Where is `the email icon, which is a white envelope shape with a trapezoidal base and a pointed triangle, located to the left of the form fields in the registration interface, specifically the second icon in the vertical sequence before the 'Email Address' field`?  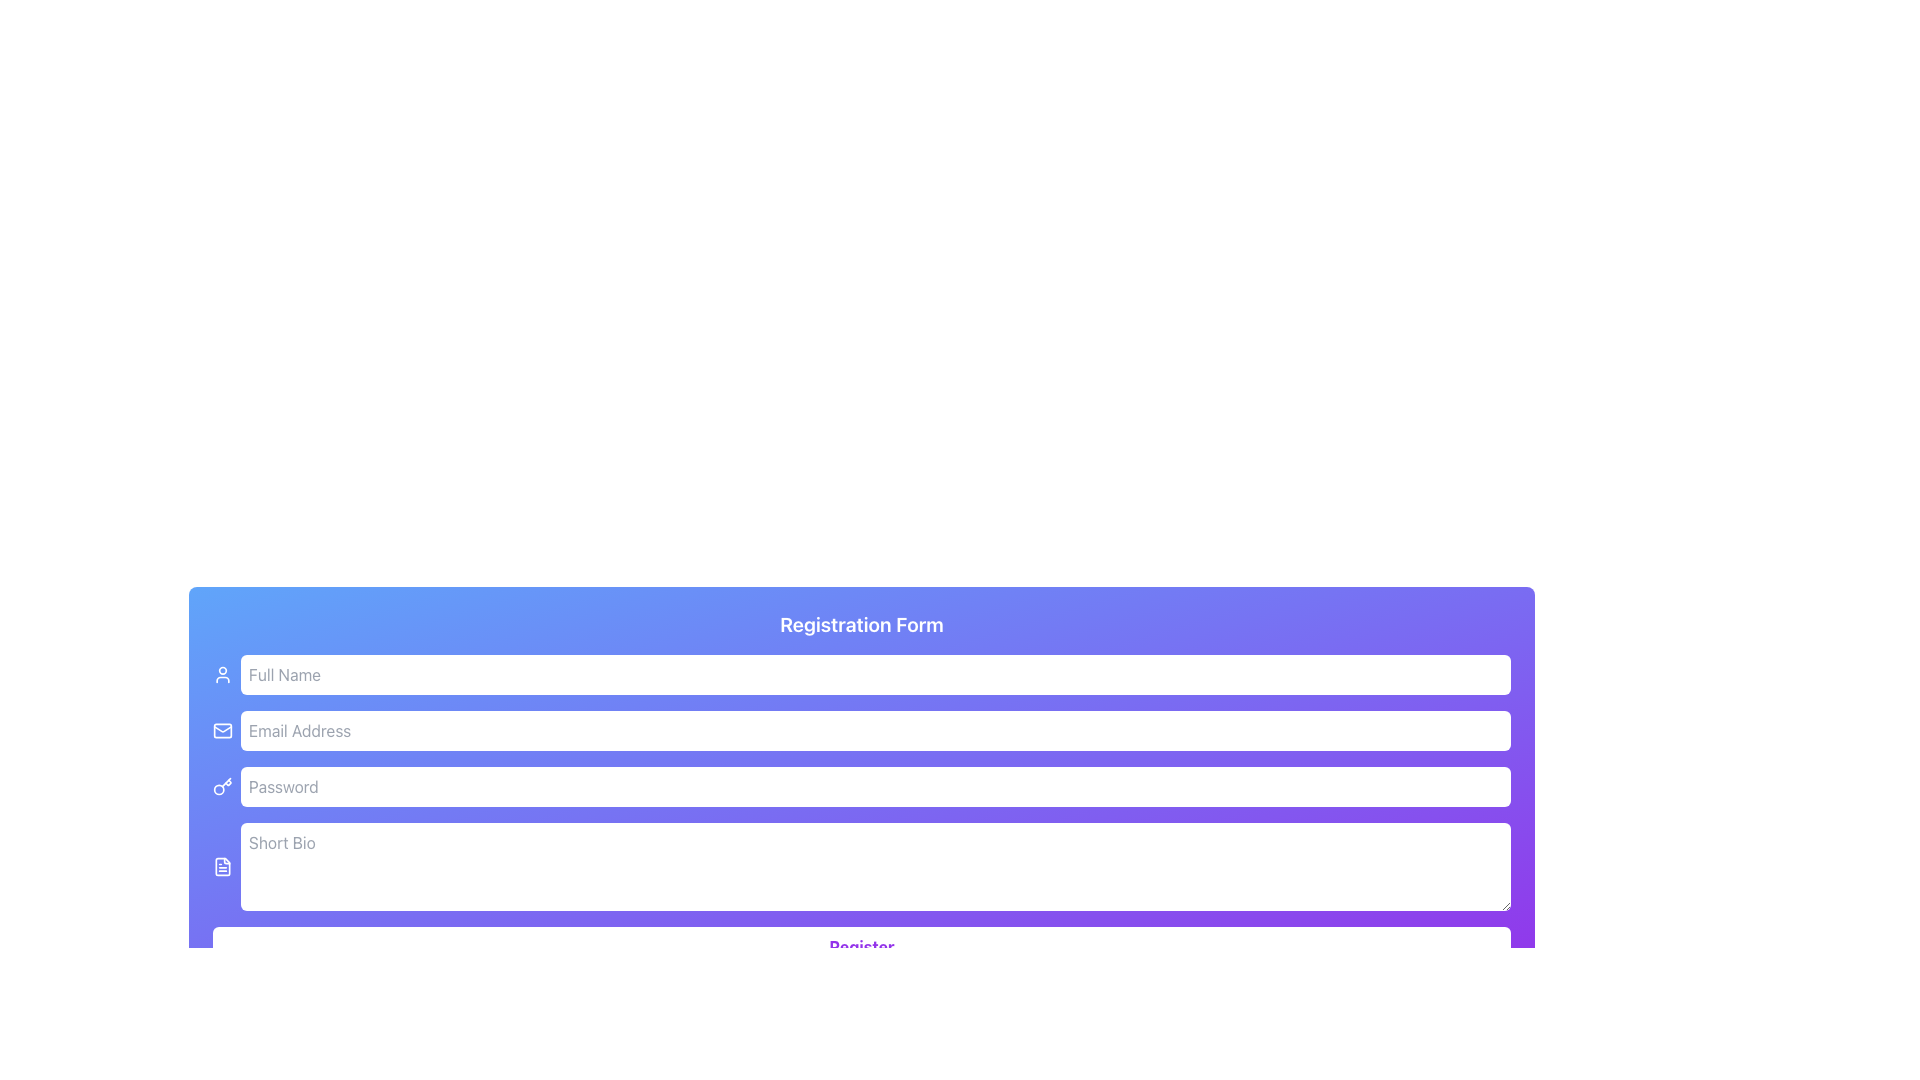
the email icon, which is a white envelope shape with a trapezoidal base and a pointed triangle, located to the left of the form fields in the registration interface, specifically the second icon in the vertical sequence before the 'Email Address' field is located at coordinates (222, 729).